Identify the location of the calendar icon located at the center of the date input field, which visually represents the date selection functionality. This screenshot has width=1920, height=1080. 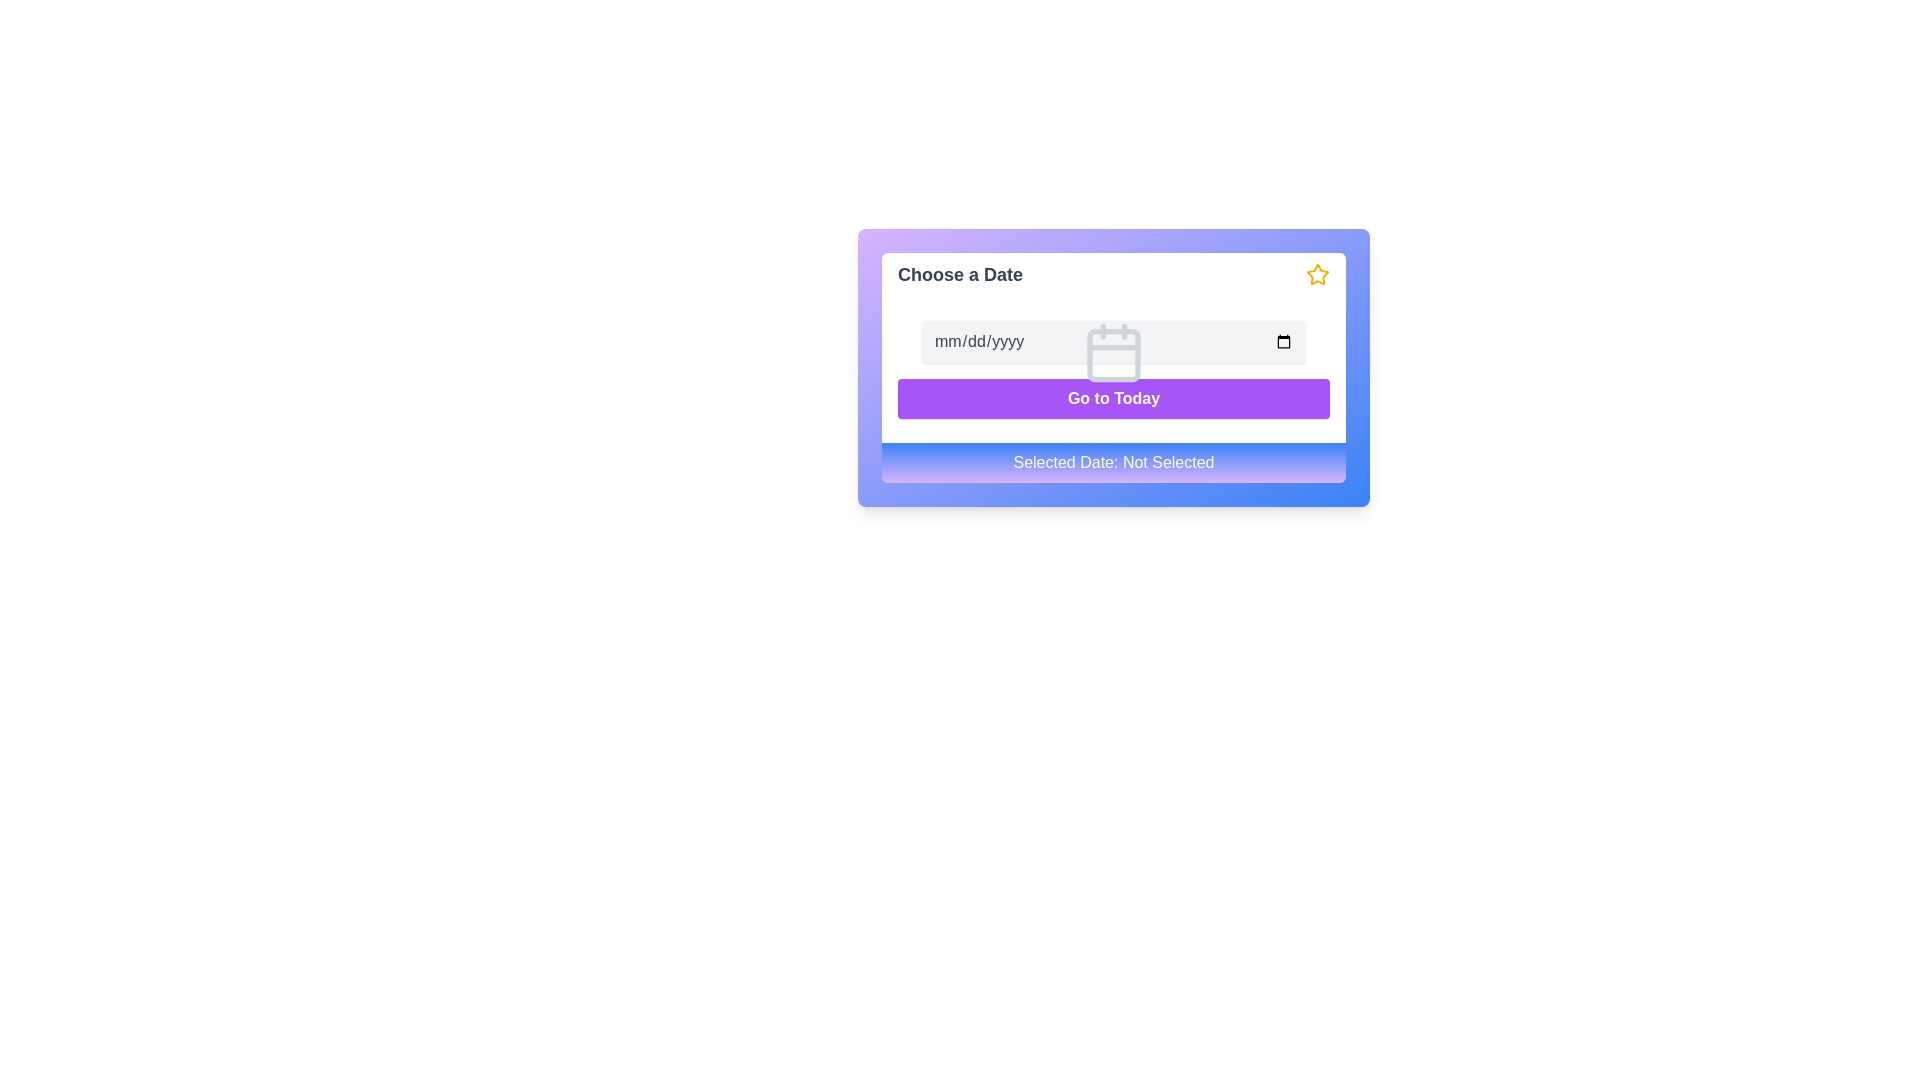
(1112, 352).